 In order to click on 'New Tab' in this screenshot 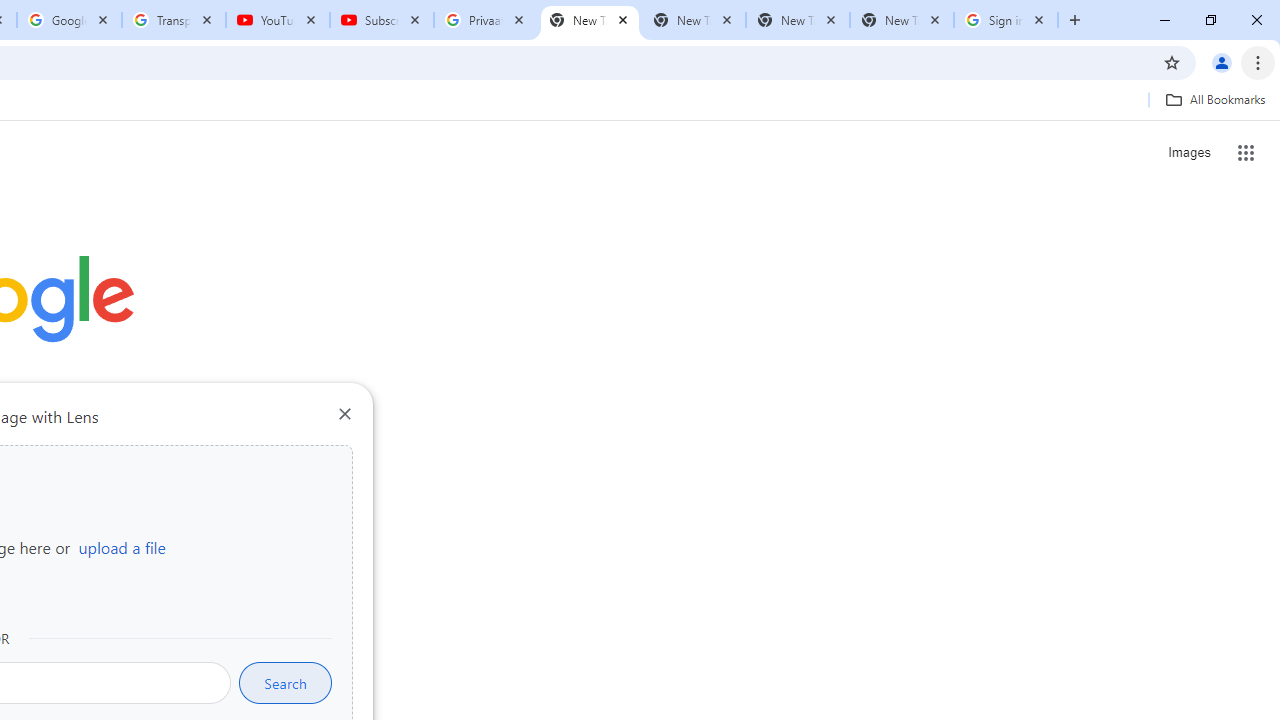, I will do `click(900, 20)`.